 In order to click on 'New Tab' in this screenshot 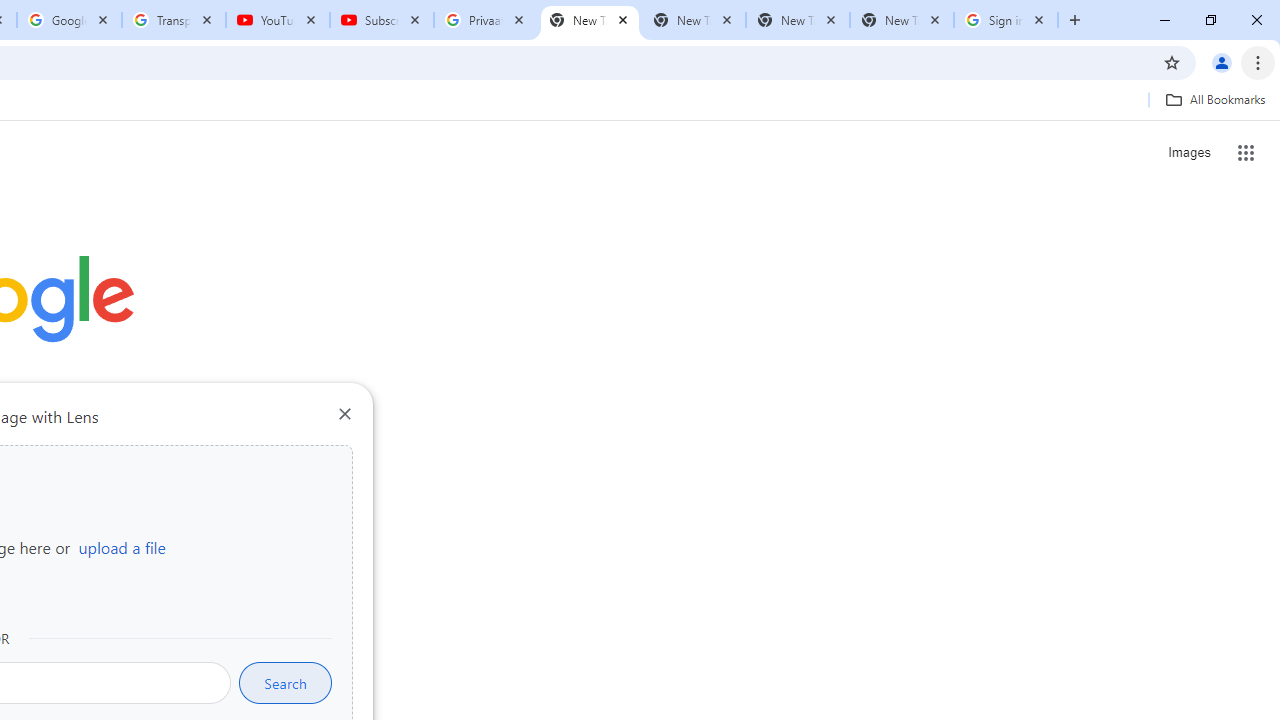, I will do `click(900, 20)`.